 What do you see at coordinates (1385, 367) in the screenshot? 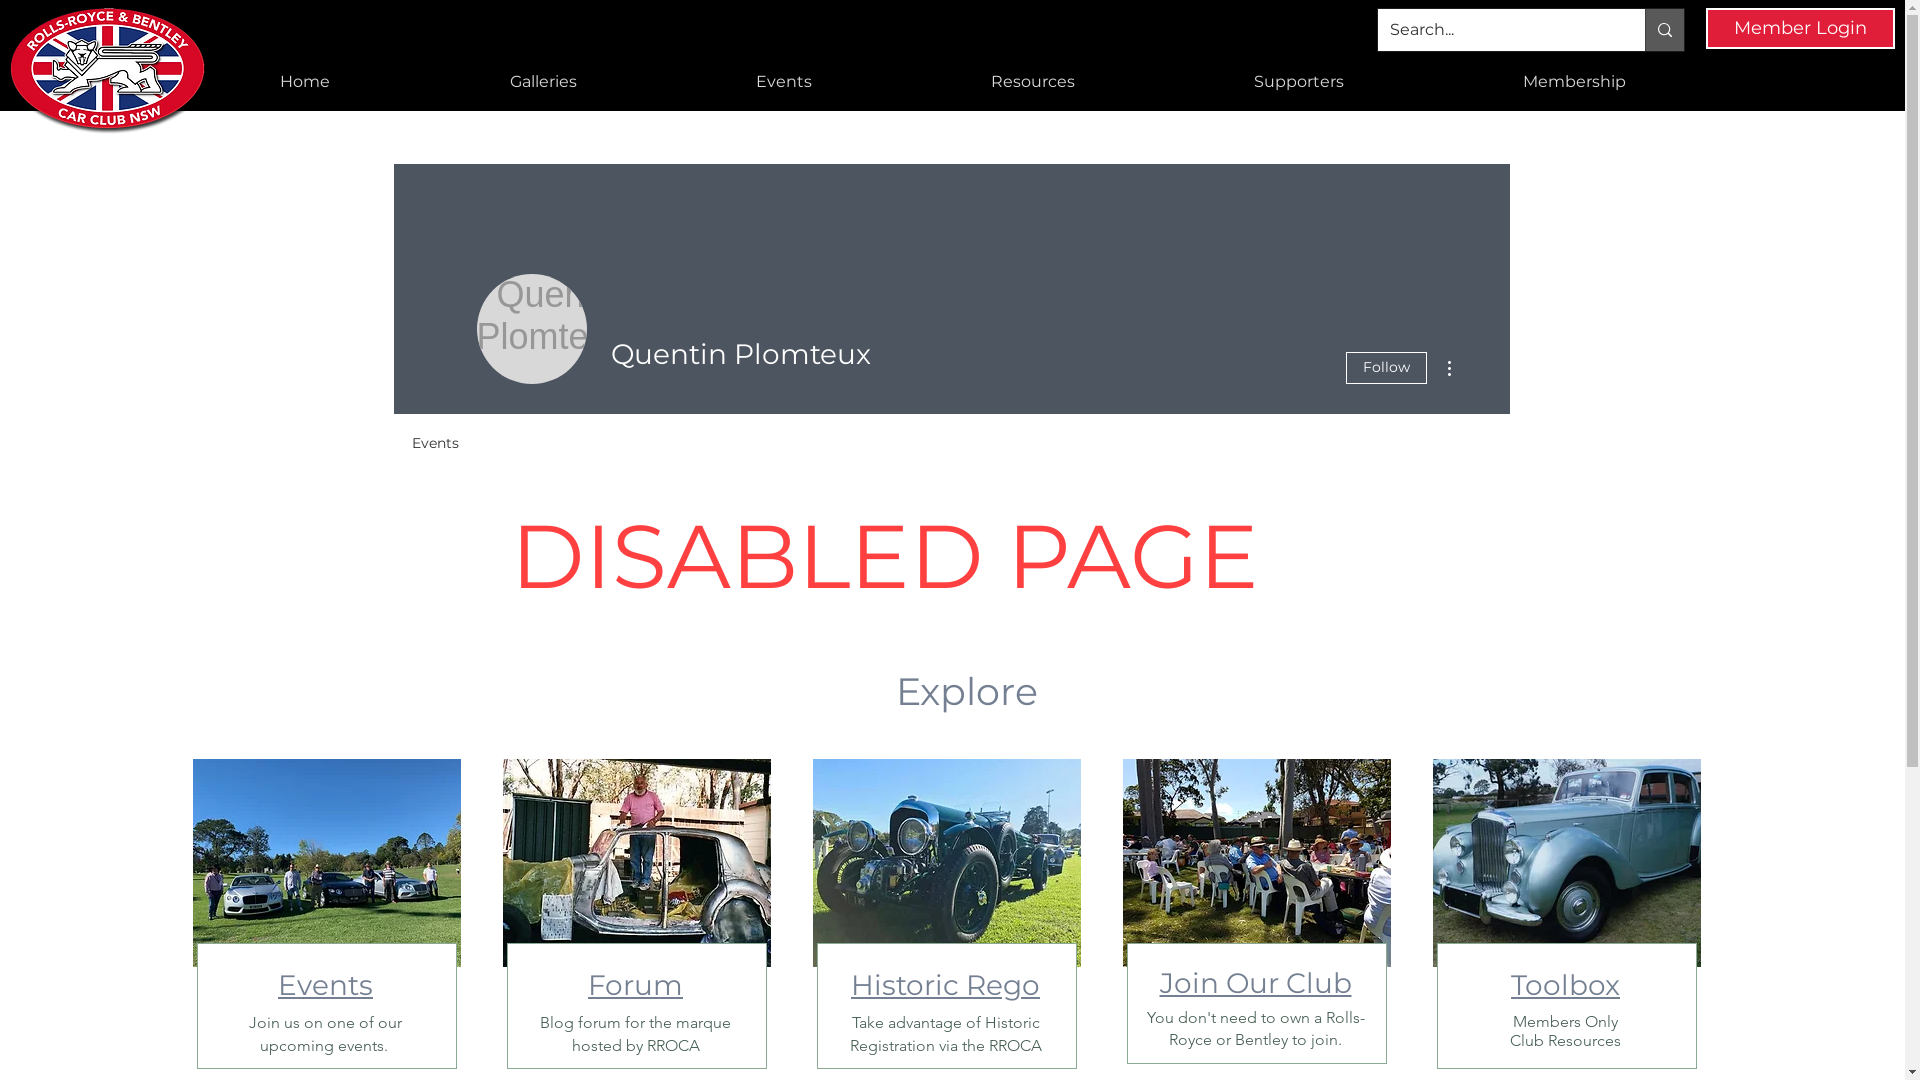
I see `'Follow'` at bounding box center [1385, 367].